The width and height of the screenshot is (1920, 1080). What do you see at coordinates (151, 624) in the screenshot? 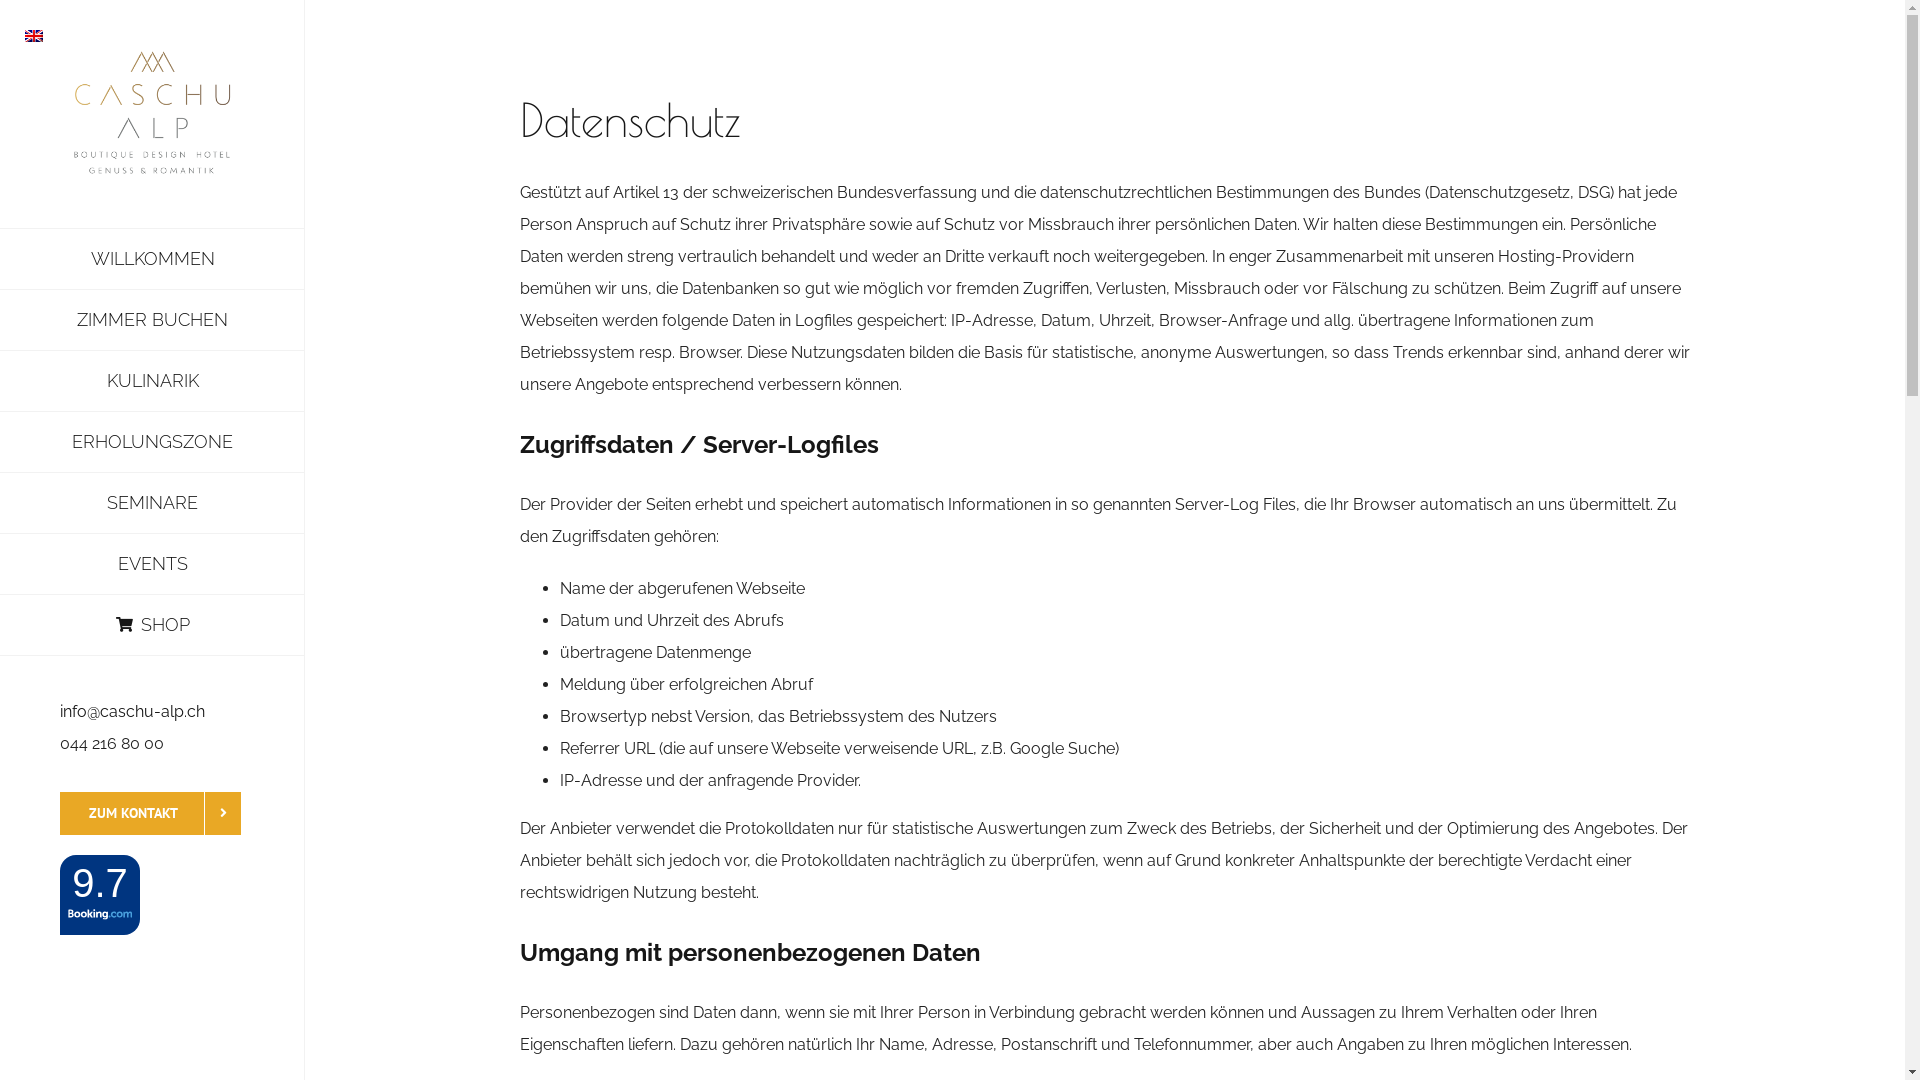
I see `'SHOP'` at bounding box center [151, 624].